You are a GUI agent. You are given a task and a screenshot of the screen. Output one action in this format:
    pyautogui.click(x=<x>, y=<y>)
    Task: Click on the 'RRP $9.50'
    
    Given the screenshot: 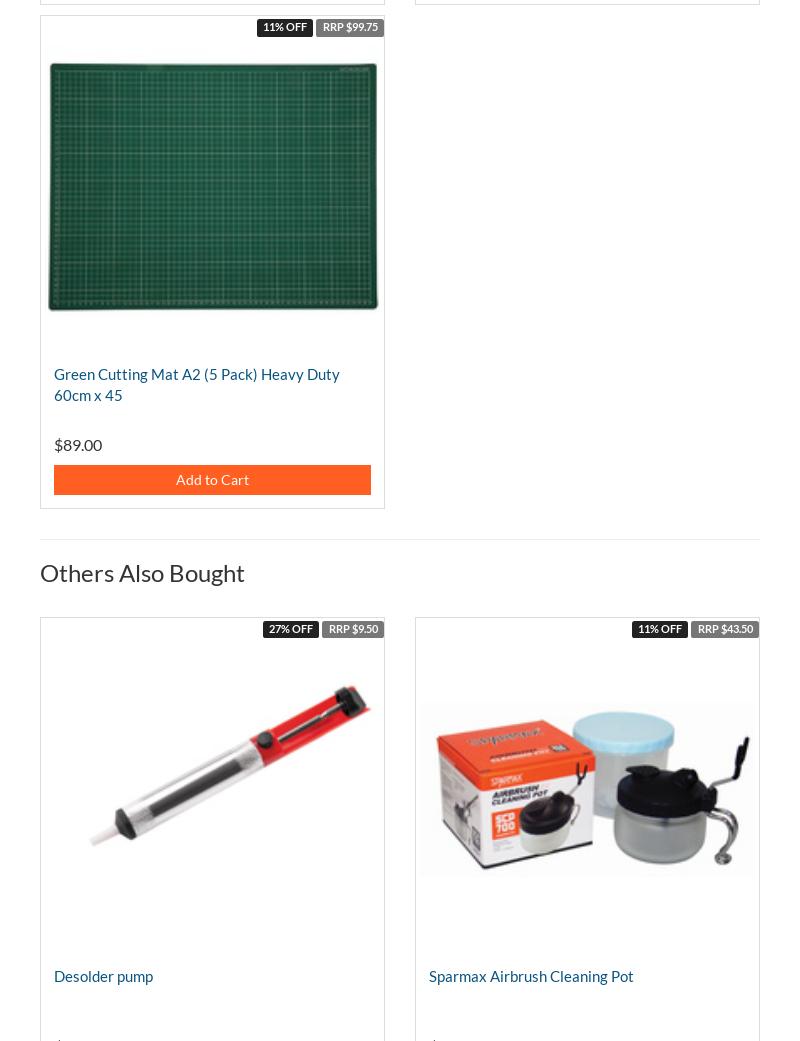 What is the action you would take?
    pyautogui.click(x=352, y=627)
    